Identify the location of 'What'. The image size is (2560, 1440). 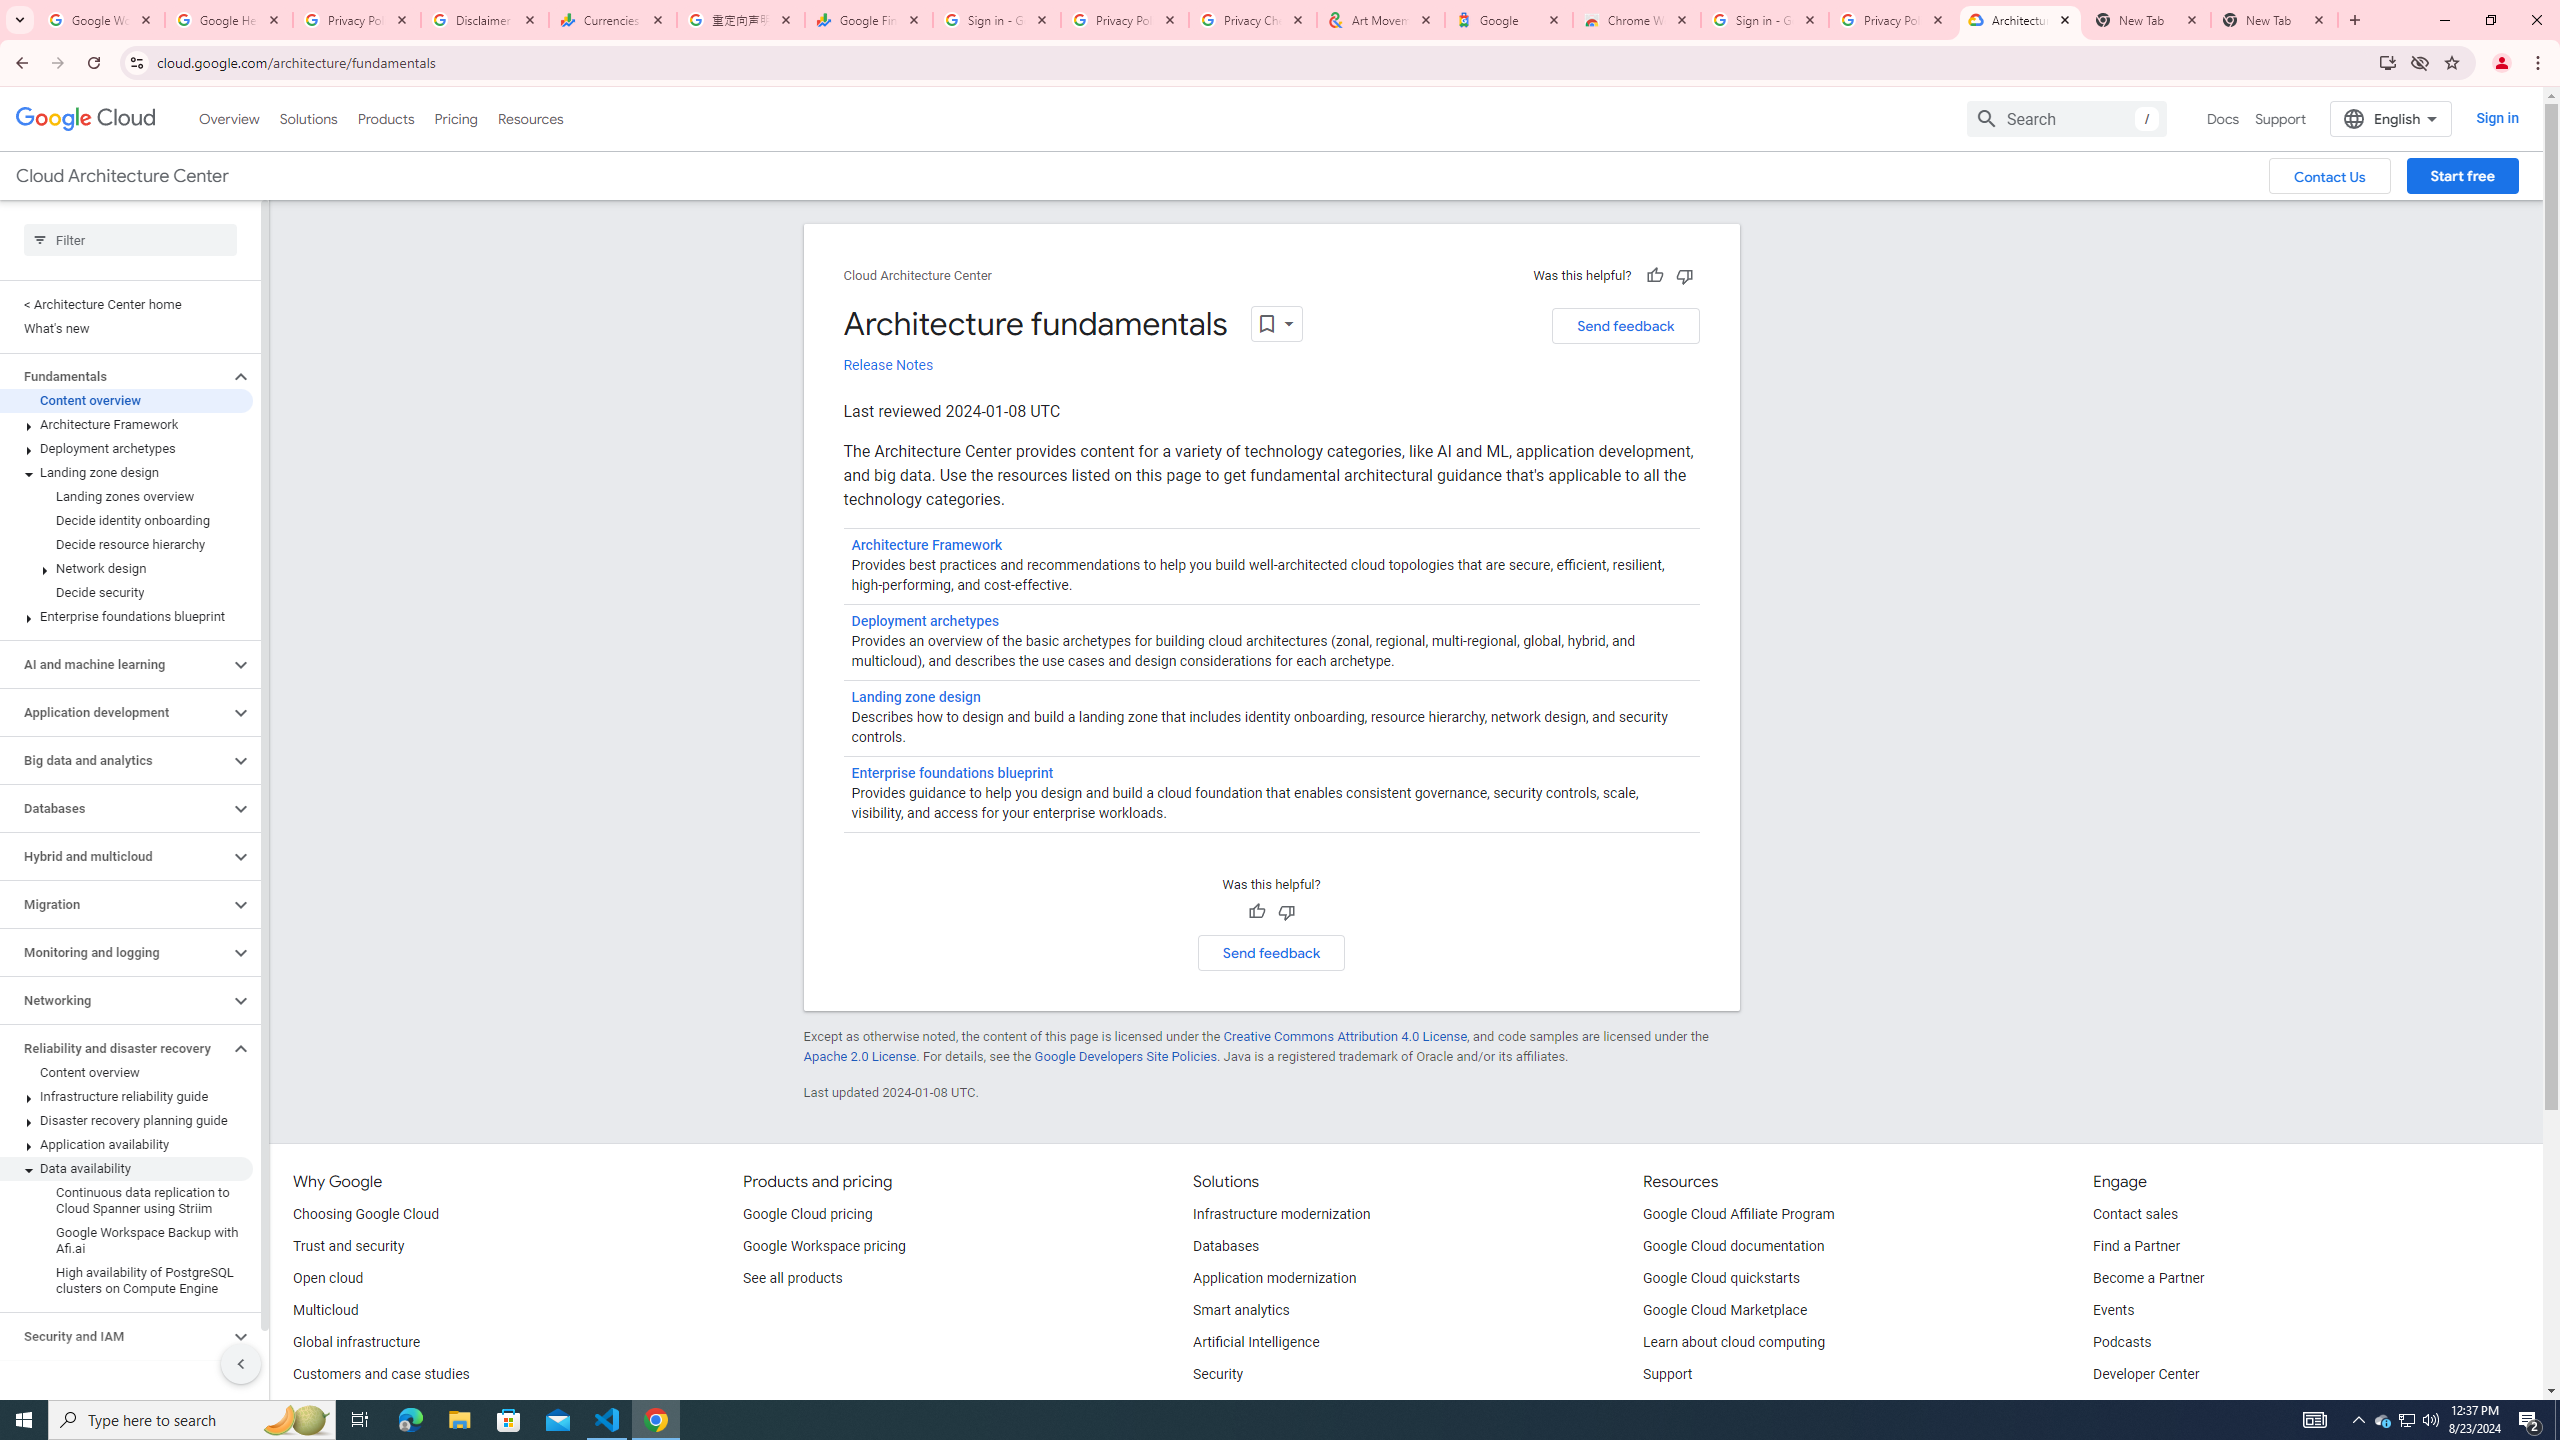
(126, 329).